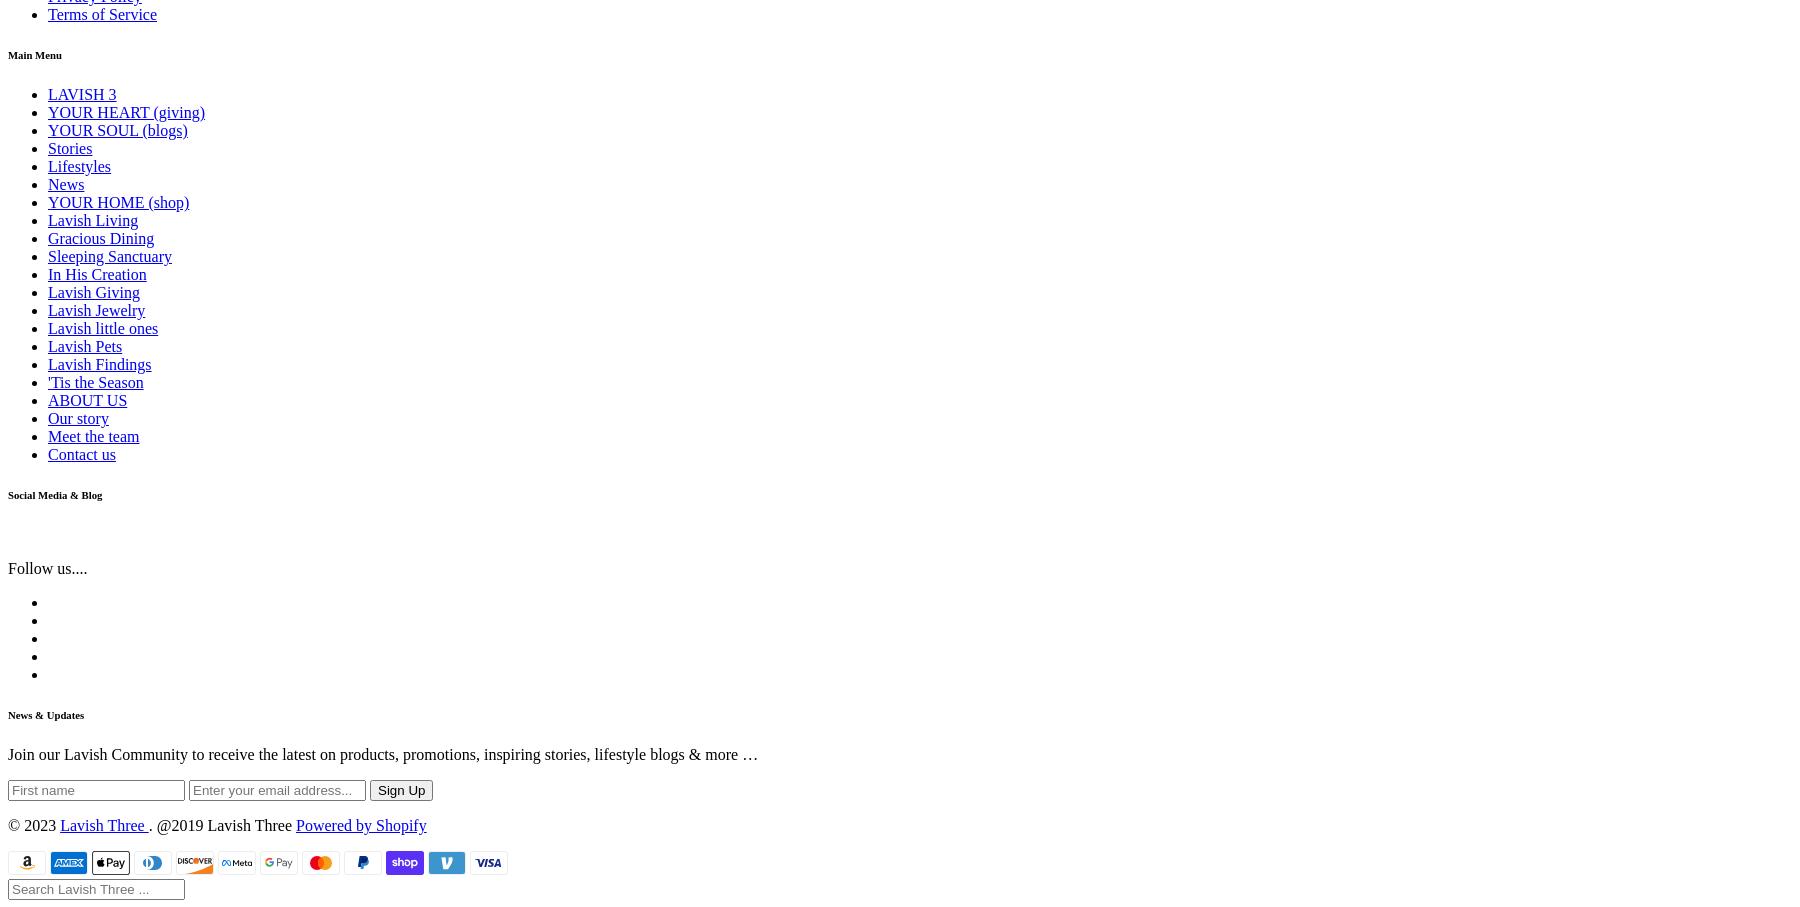 This screenshot has height=907, width=1800. What do you see at coordinates (92, 220) in the screenshot?
I see `'Lavish Living'` at bounding box center [92, 220].